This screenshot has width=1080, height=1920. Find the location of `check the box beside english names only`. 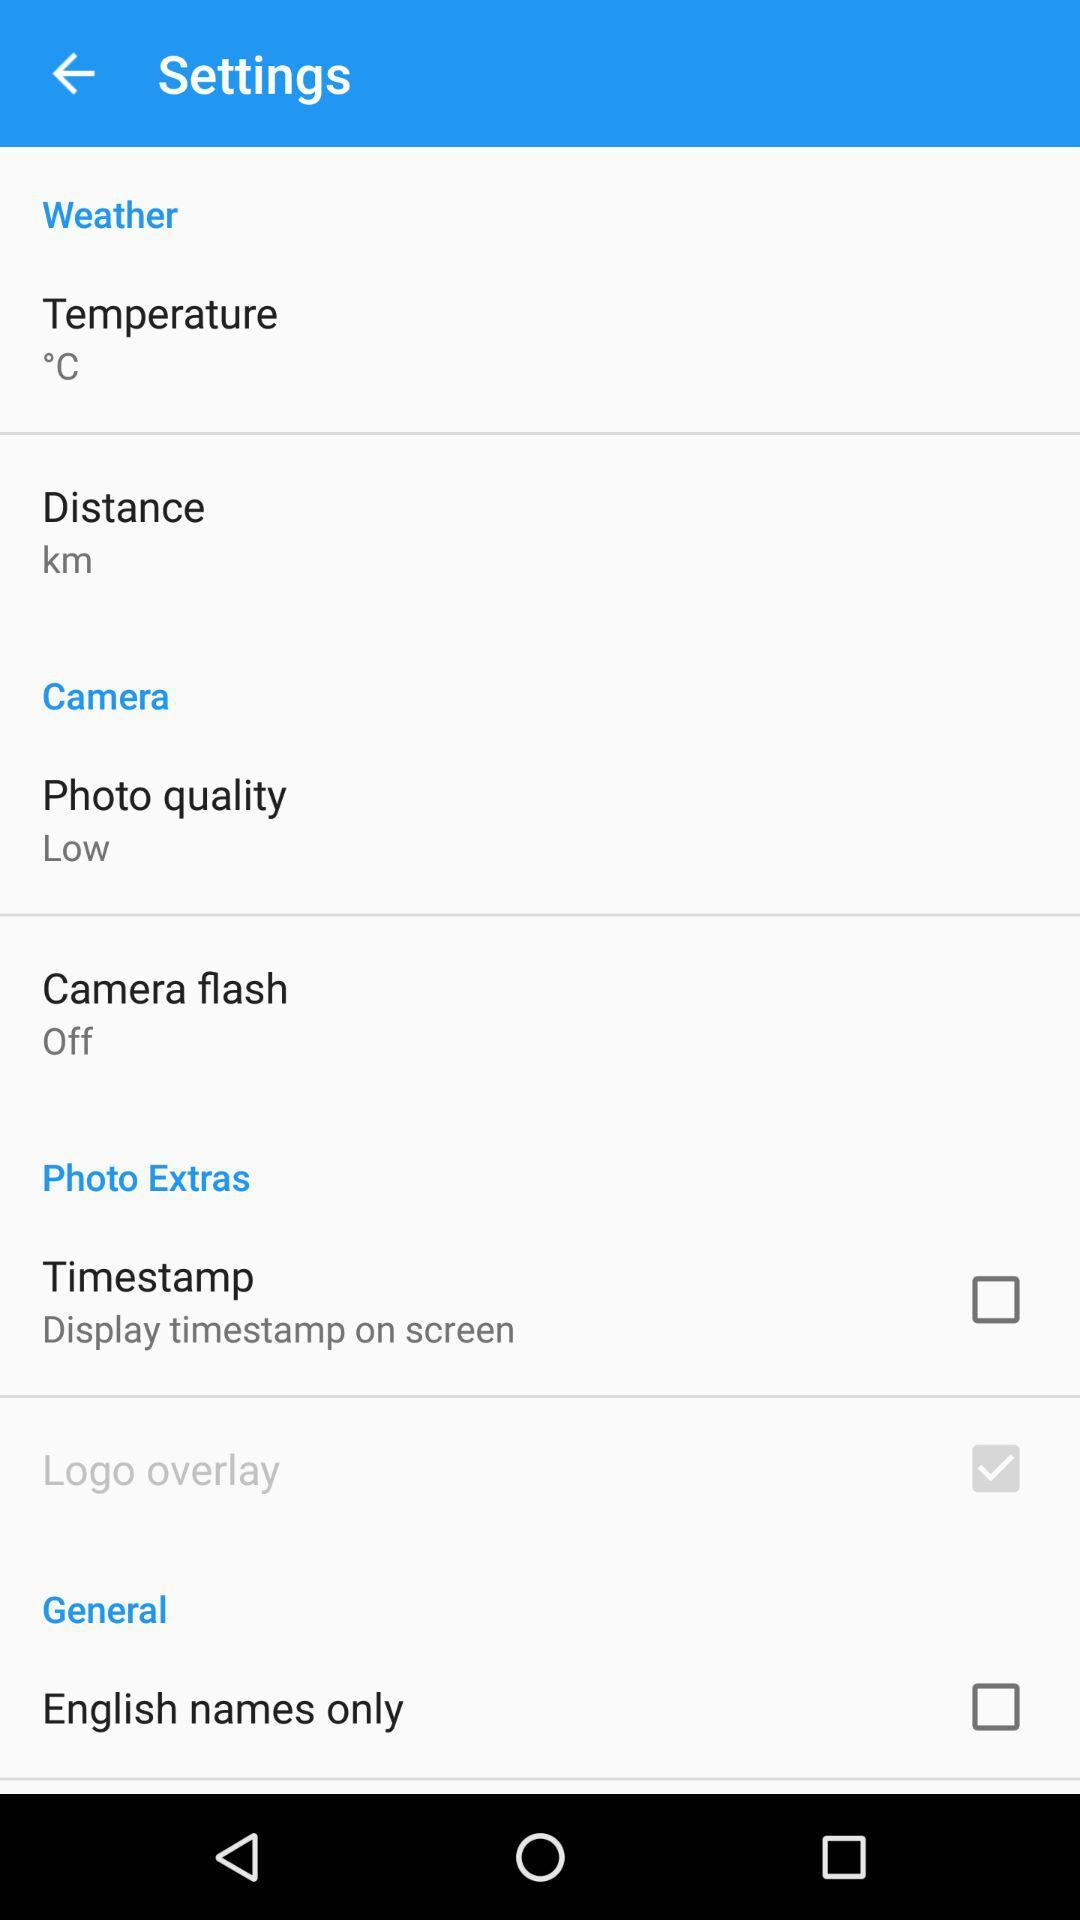

check the box beside english names only is located at coordinates (995, 1706).